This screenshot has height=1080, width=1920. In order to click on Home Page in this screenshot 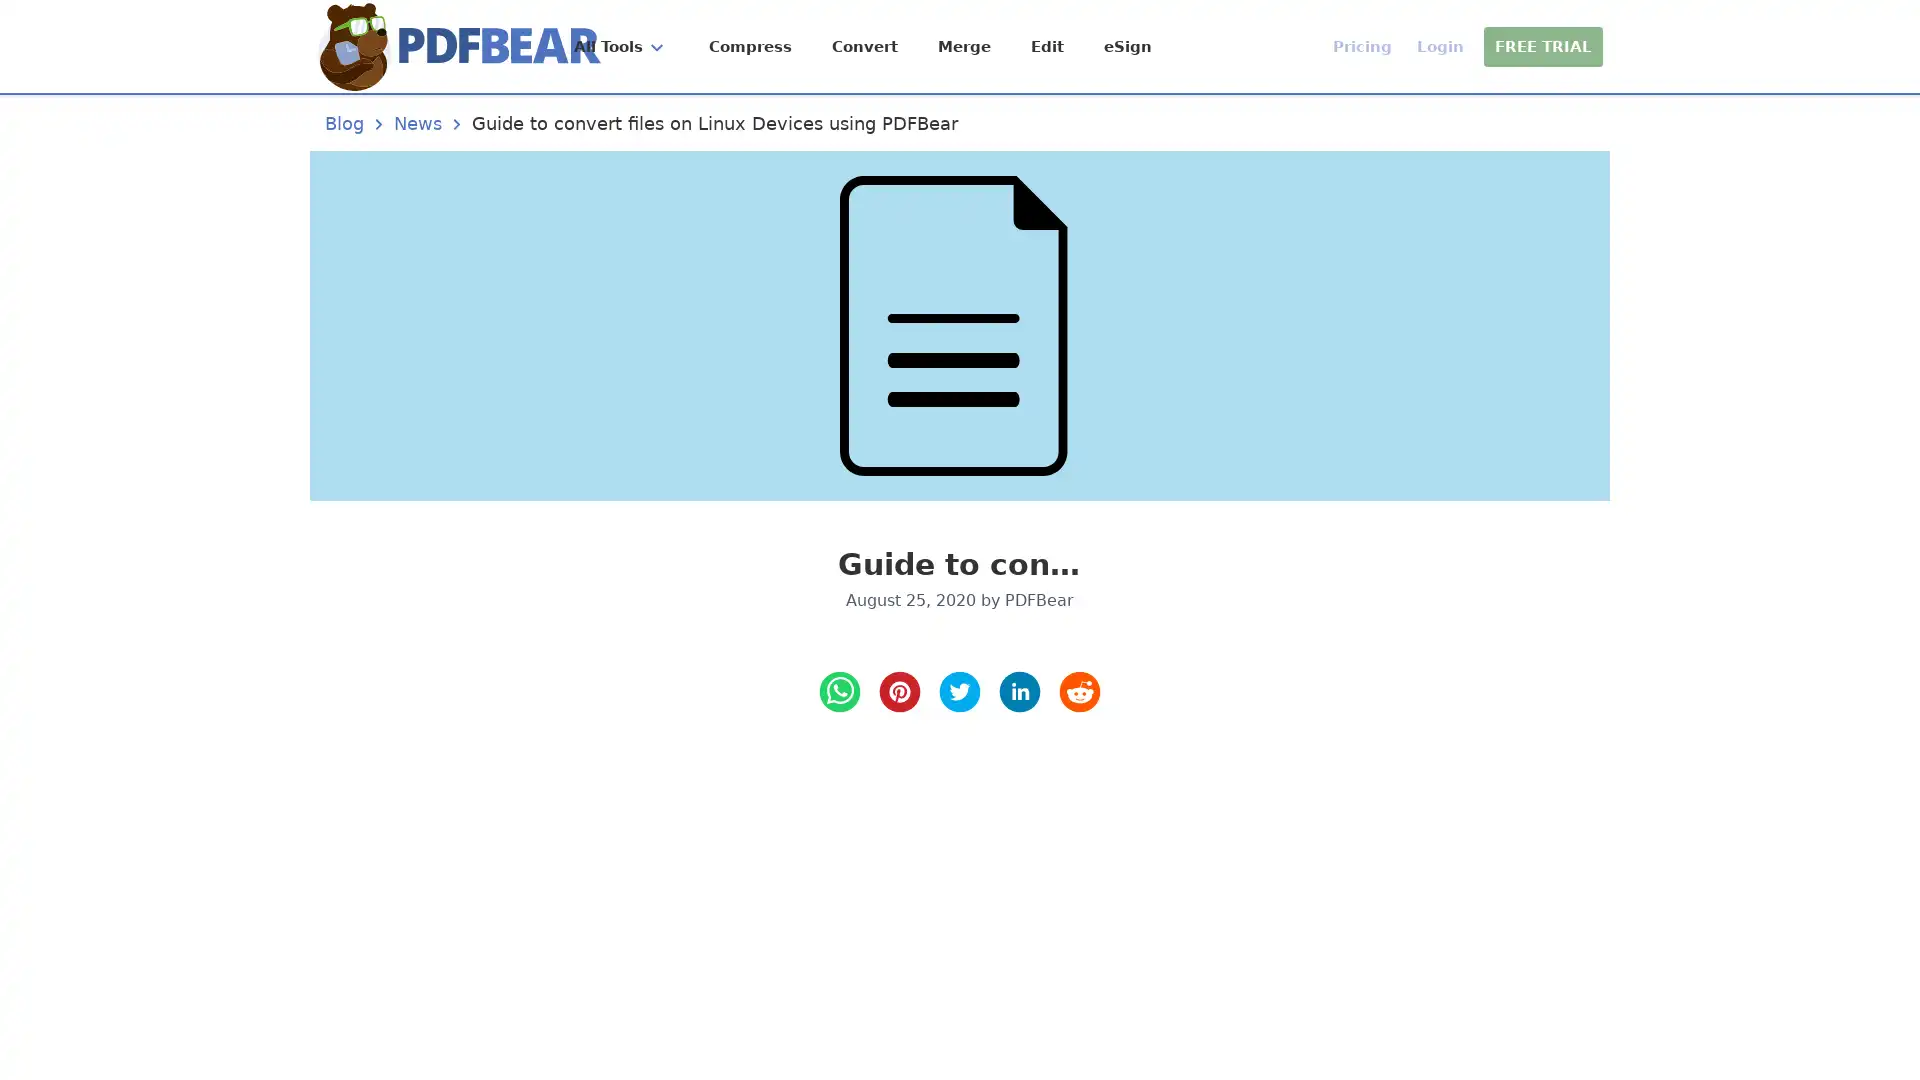, I will do `click(458, 45)`.